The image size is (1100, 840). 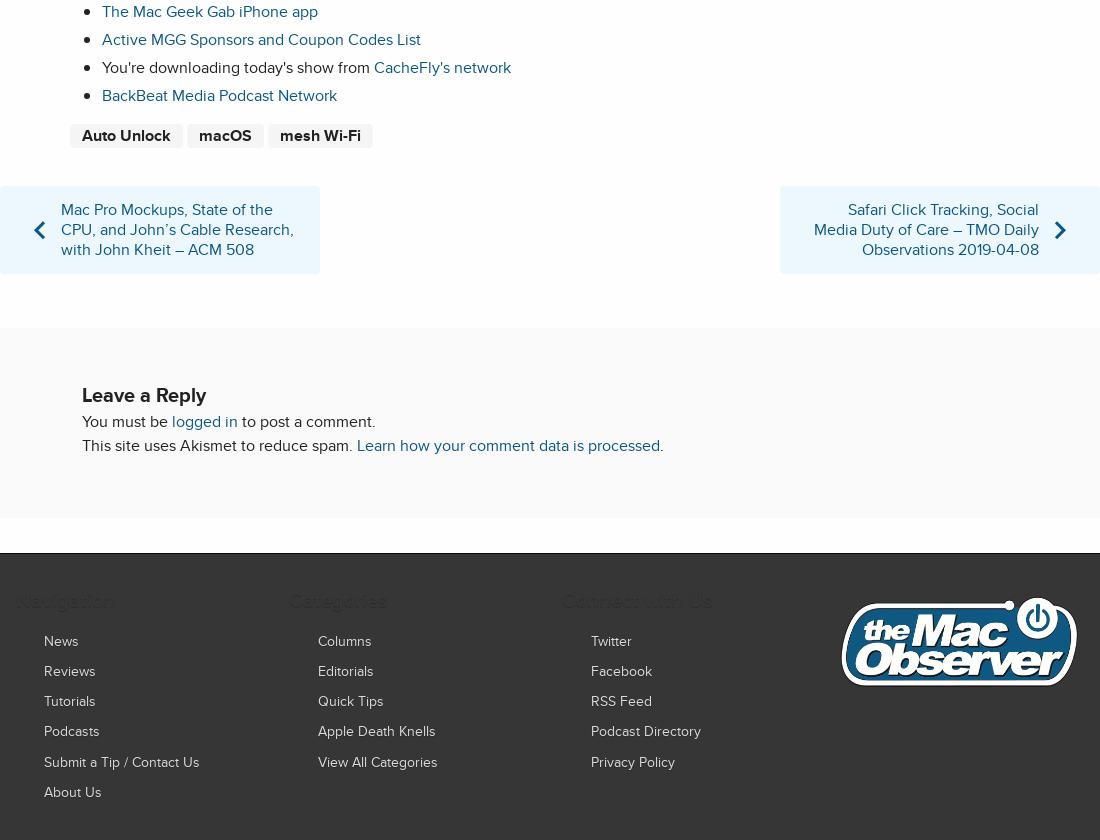 I want to click on 'Mac Pro Mockups, State of the CPU, and John’s Cable Research, with John Kheit – ACM 508', so click(x=176, y=227).